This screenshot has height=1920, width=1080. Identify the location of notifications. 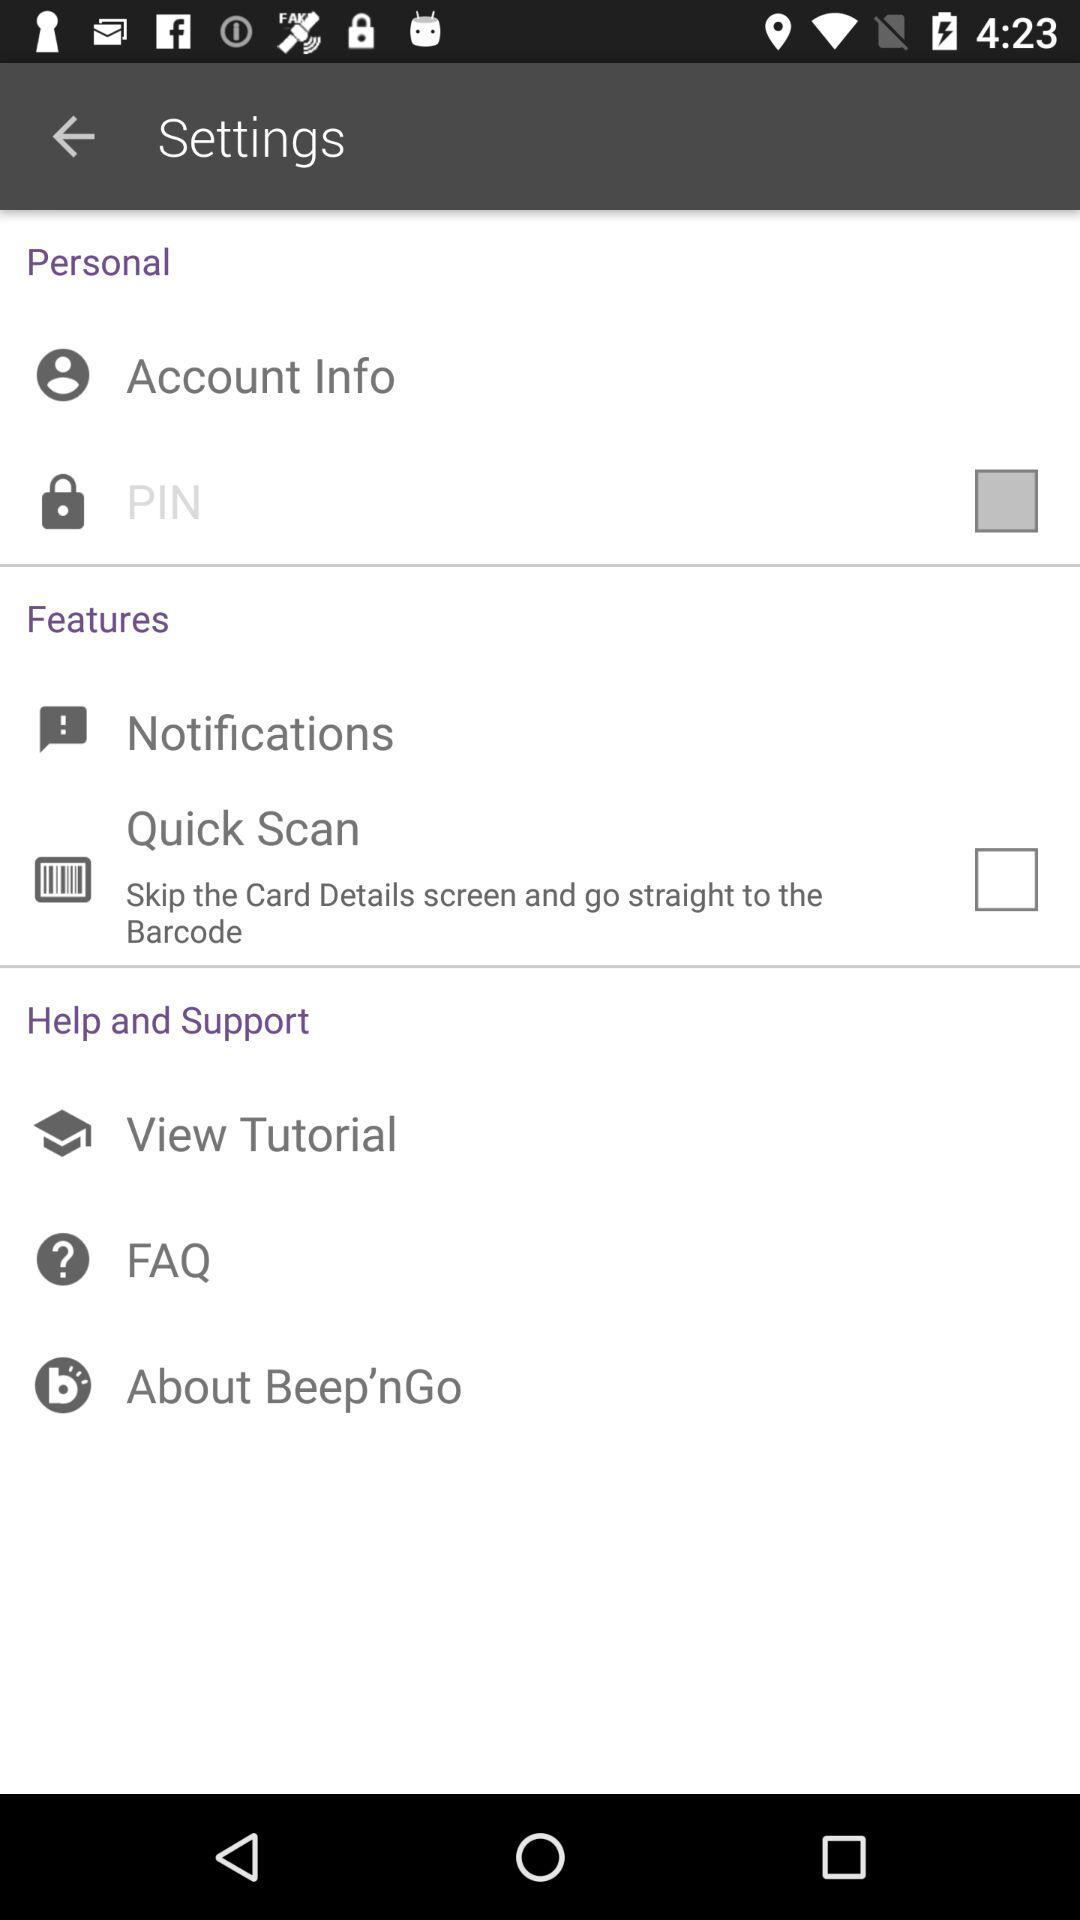
(540, 730).